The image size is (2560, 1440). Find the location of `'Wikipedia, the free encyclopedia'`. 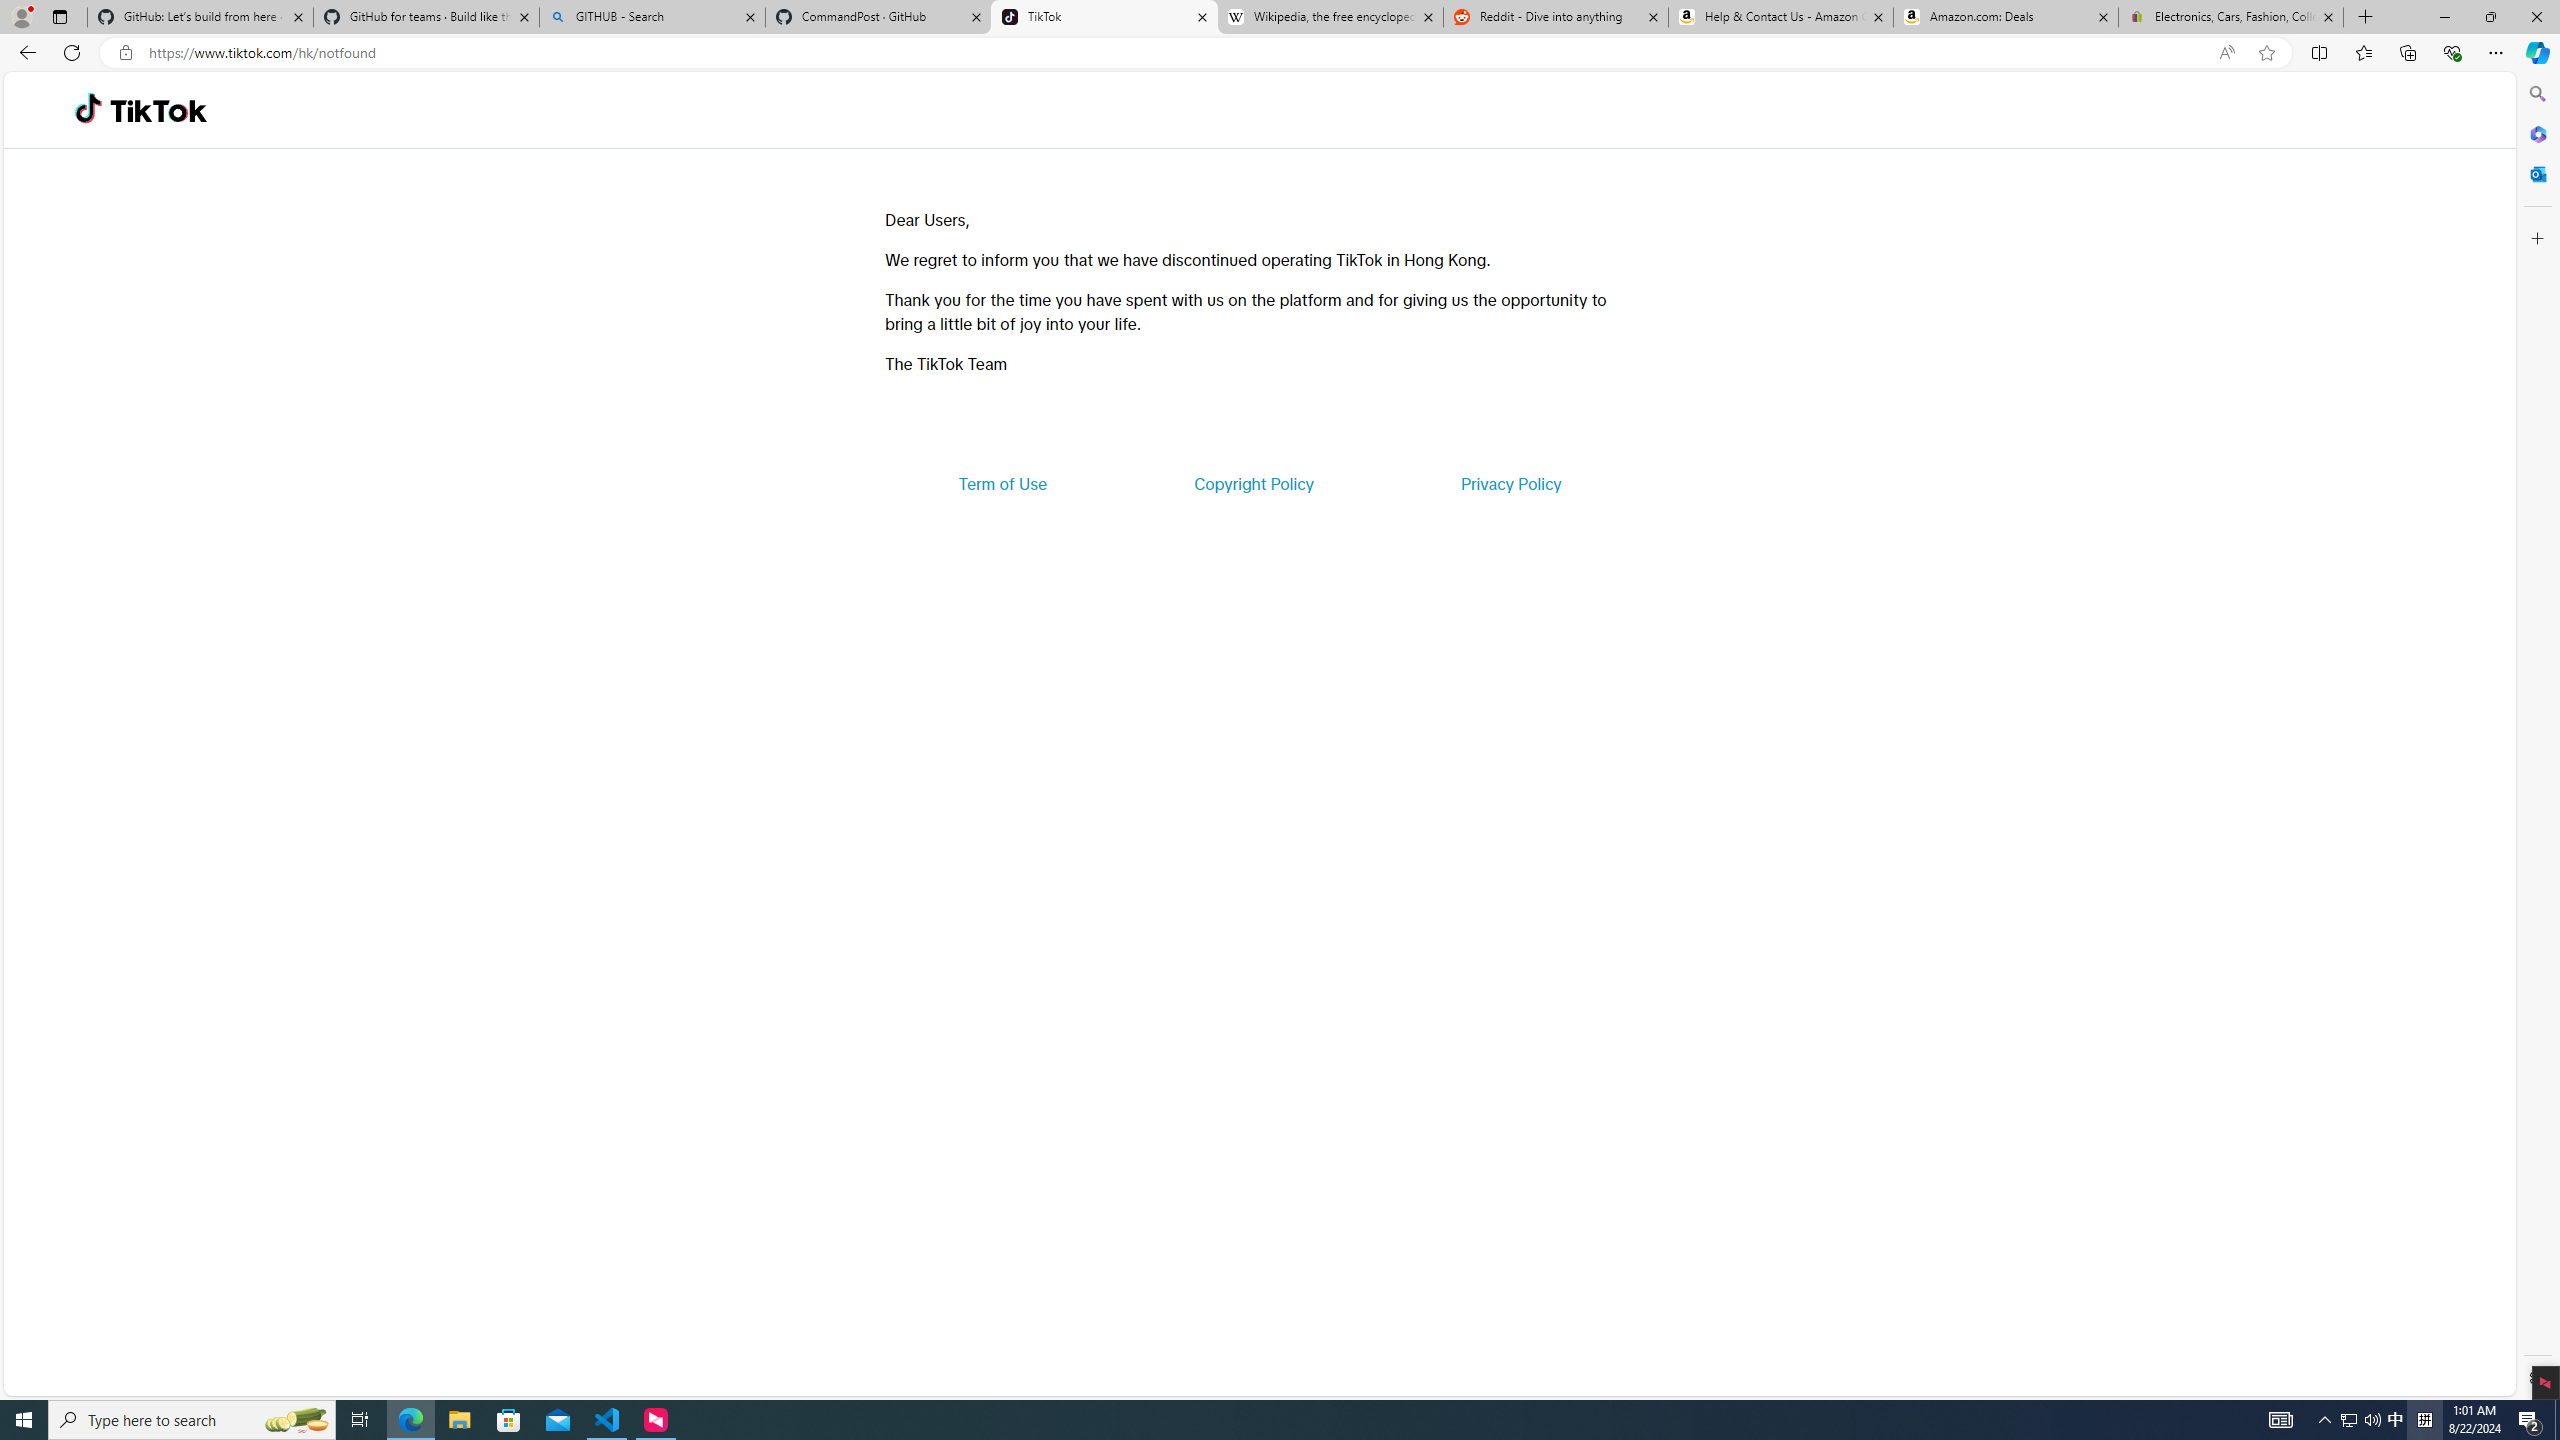

'Wikipedia, the free encyclopedia' is located at coordinates (1328, 16).